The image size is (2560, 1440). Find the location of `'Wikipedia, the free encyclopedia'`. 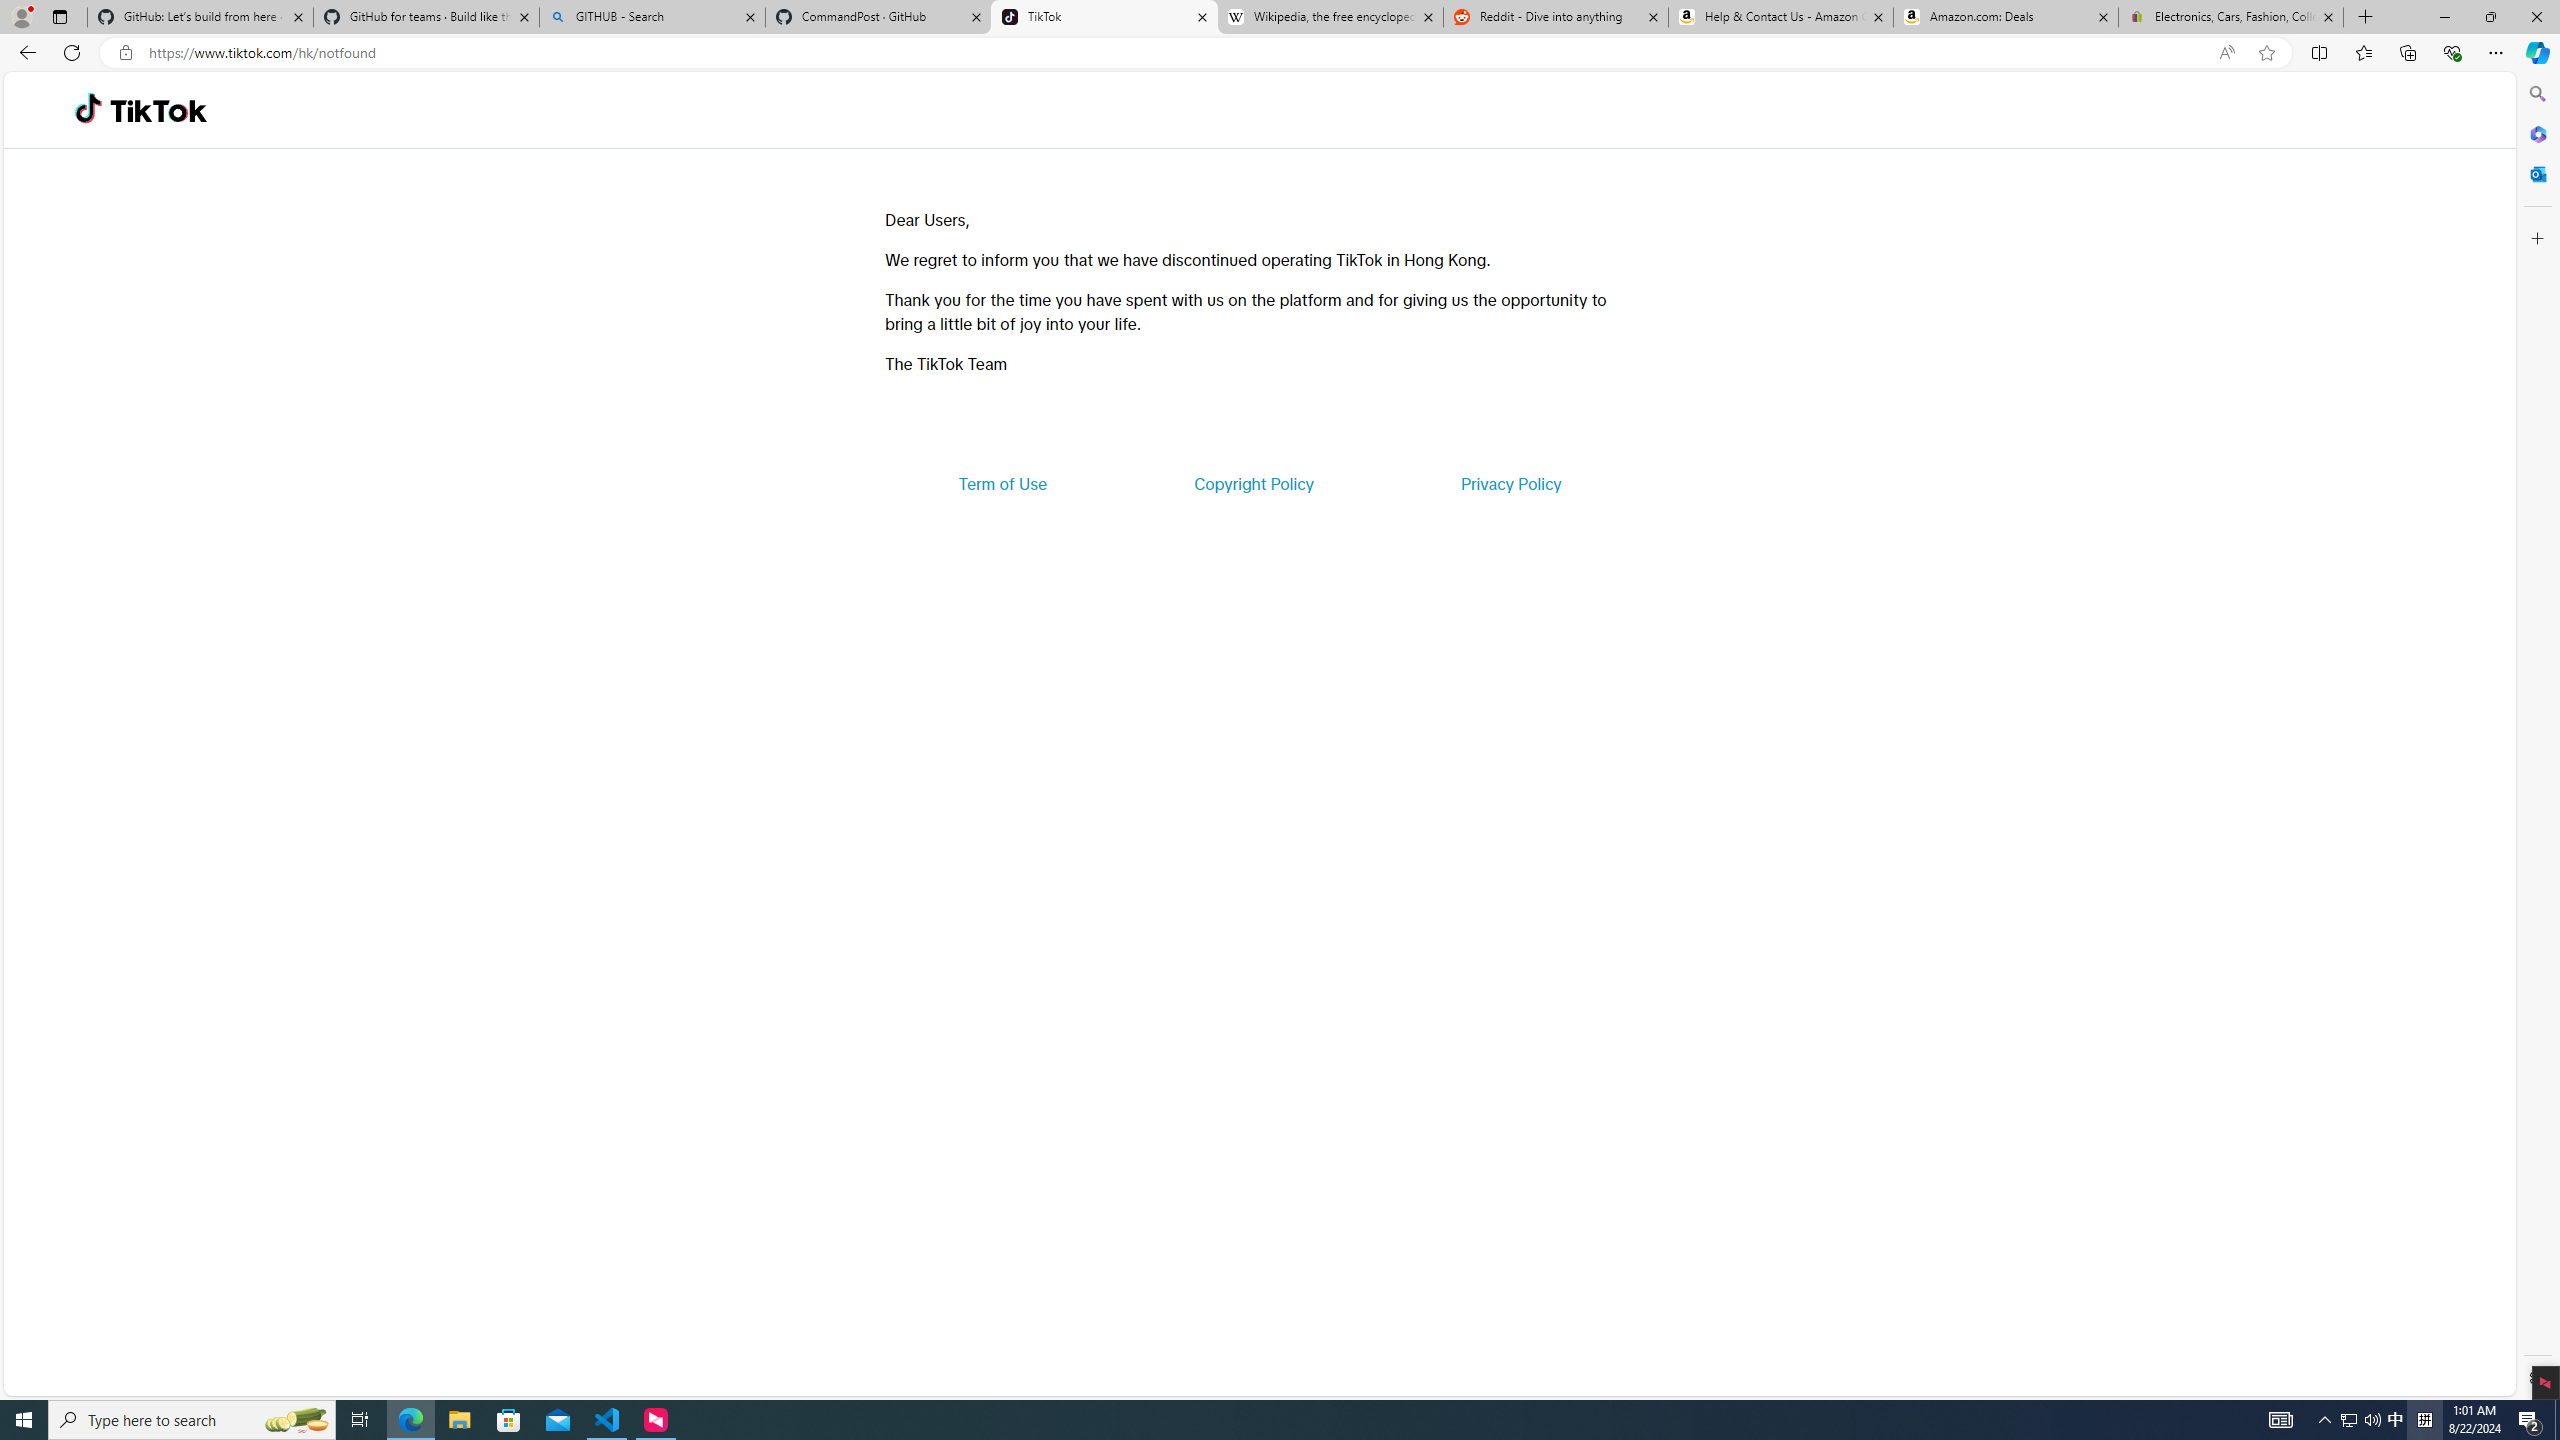

'Wikipedia, the free encyclopedia' is located at coordinates (1328, 16).